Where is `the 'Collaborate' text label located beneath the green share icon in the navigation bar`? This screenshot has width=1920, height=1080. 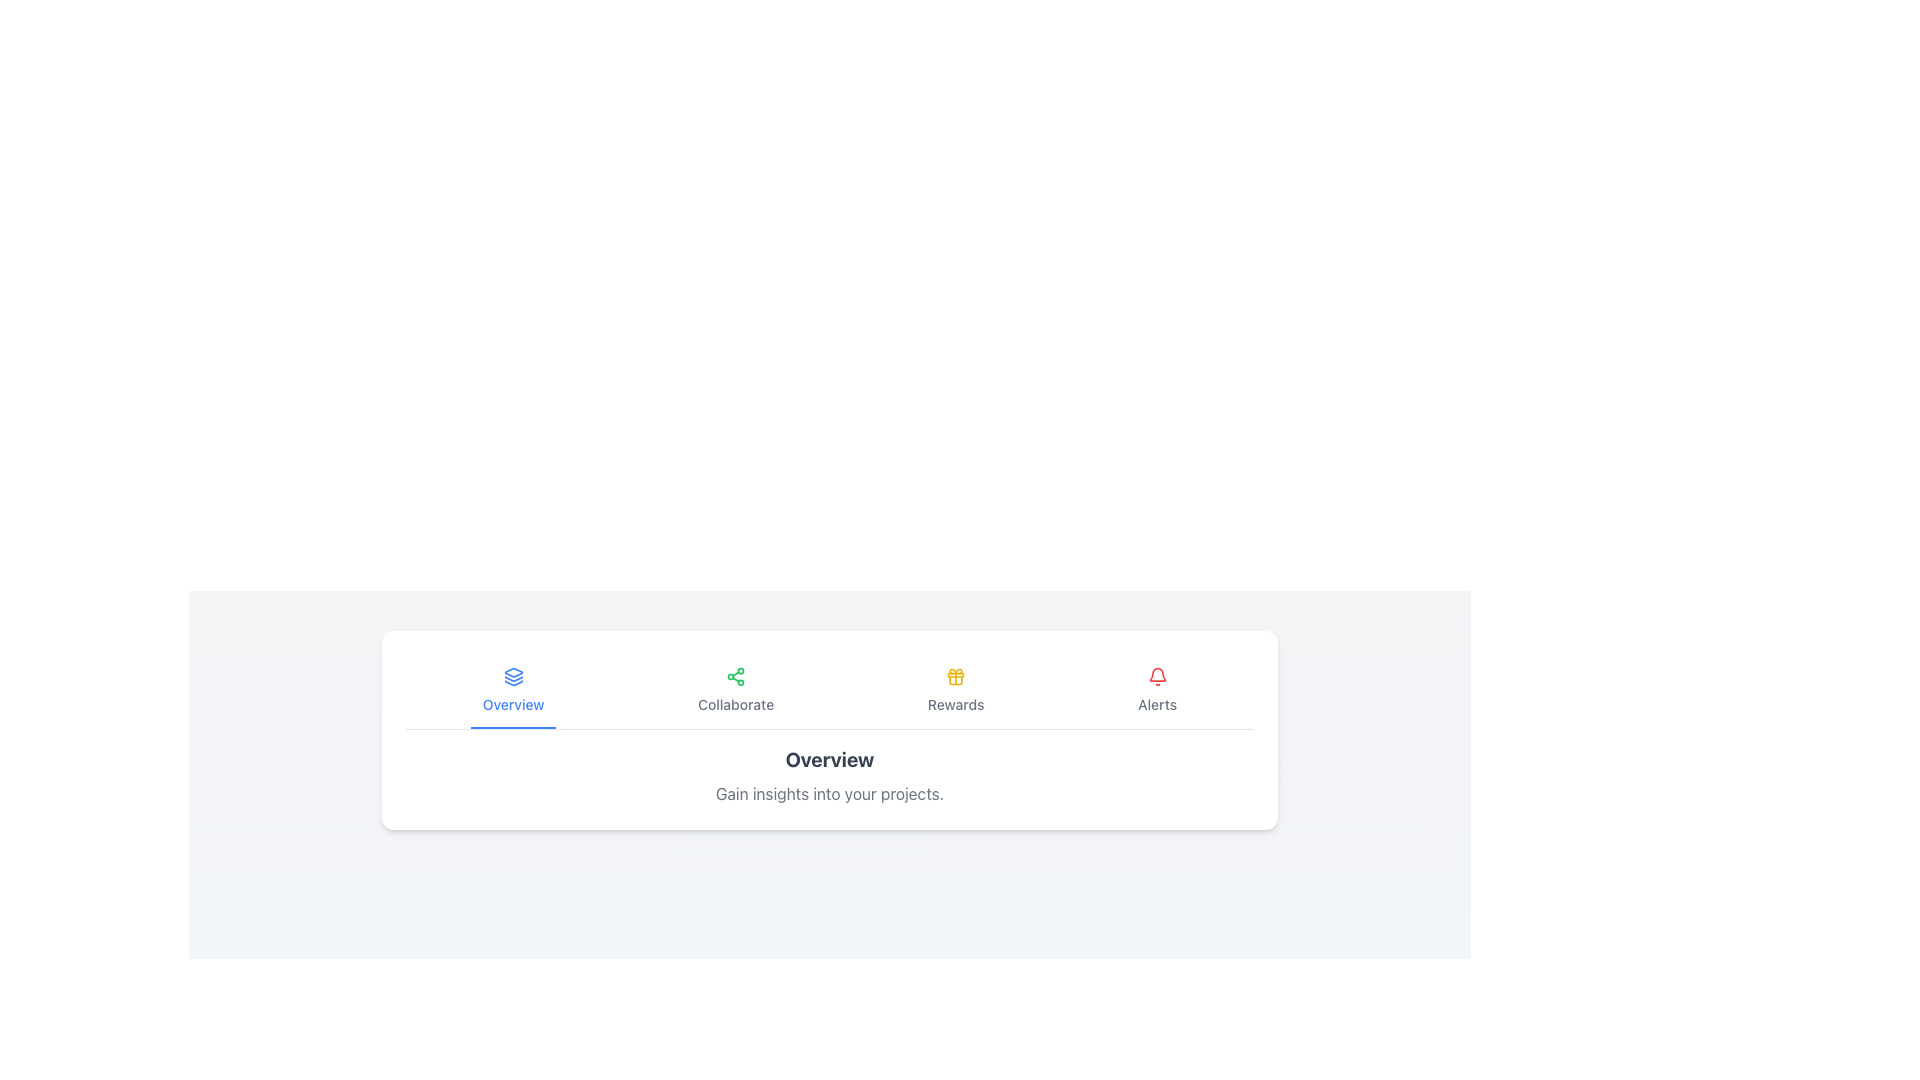
the 'Collaborate' text label located beneath the green share icon in the navigation bar is located at coordinates (735, 704).